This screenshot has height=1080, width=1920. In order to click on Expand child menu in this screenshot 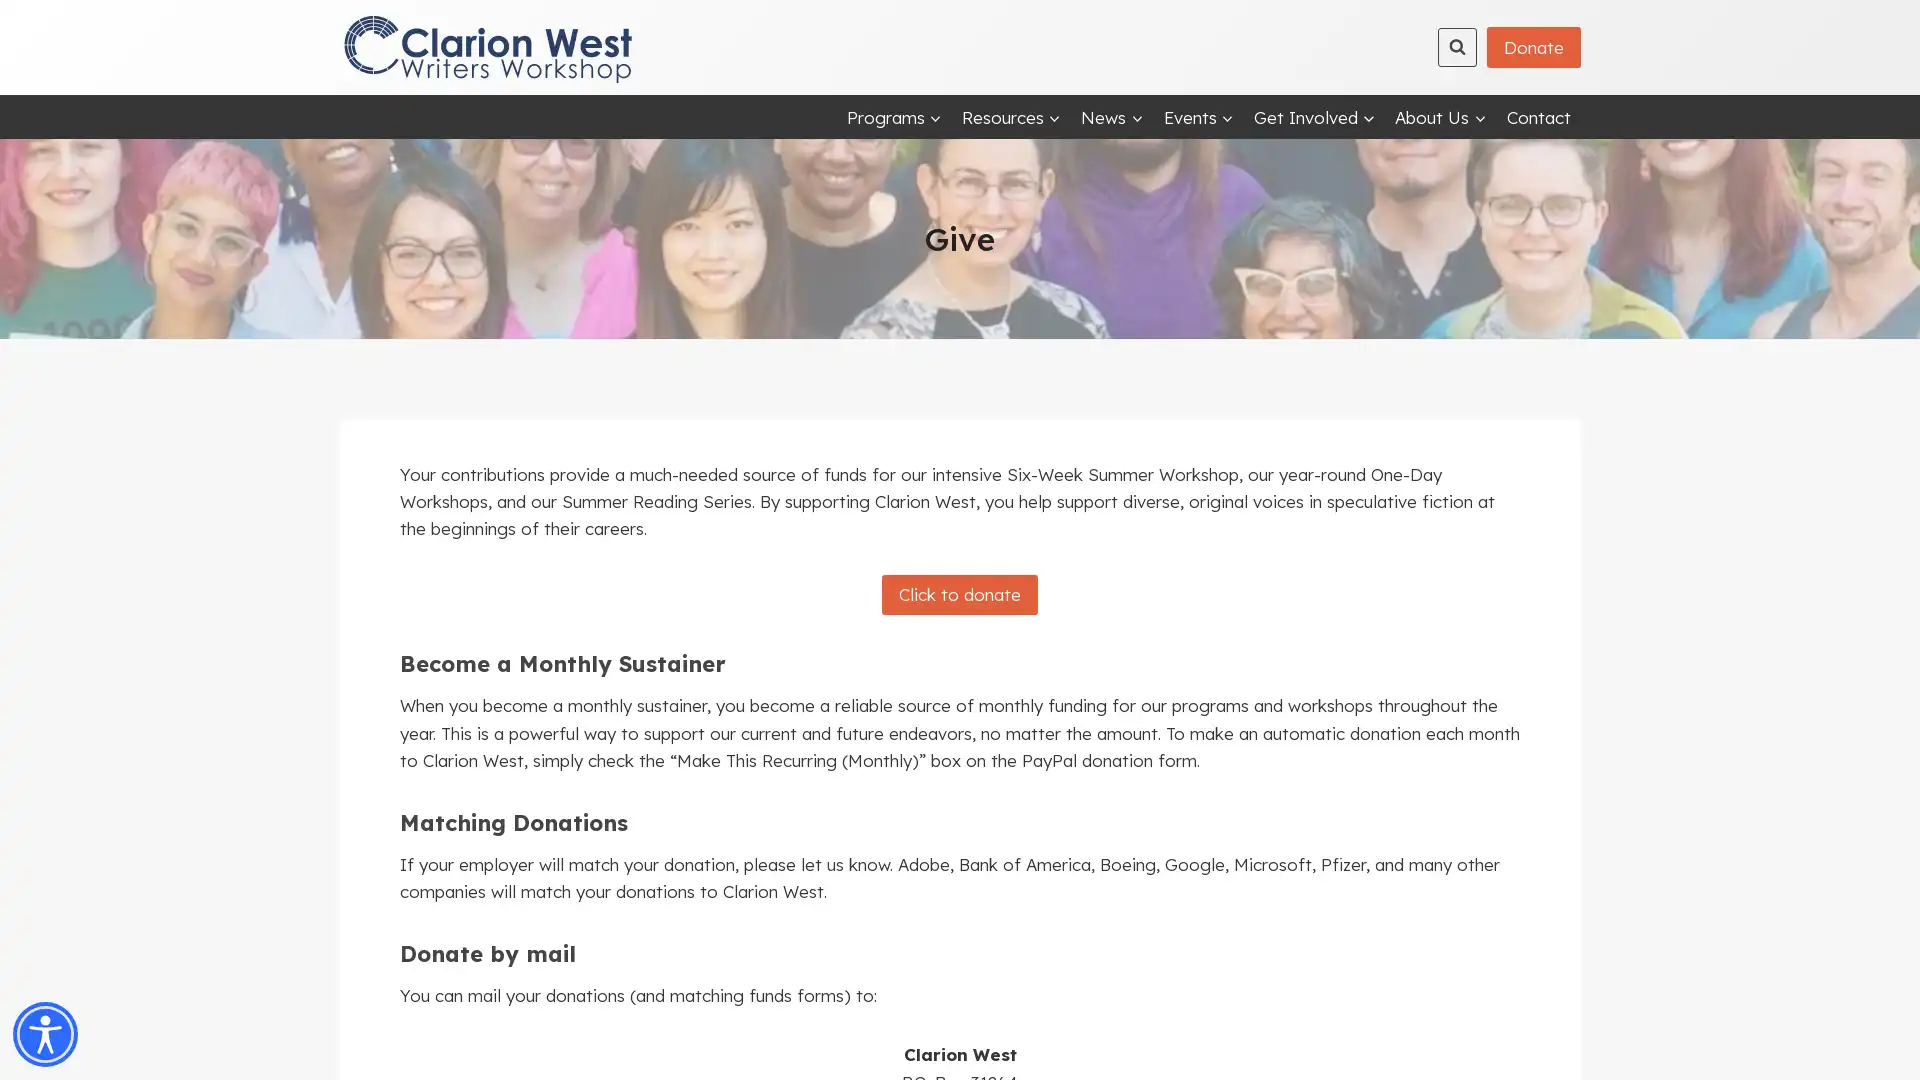, I will do `click(1440, 116)`.